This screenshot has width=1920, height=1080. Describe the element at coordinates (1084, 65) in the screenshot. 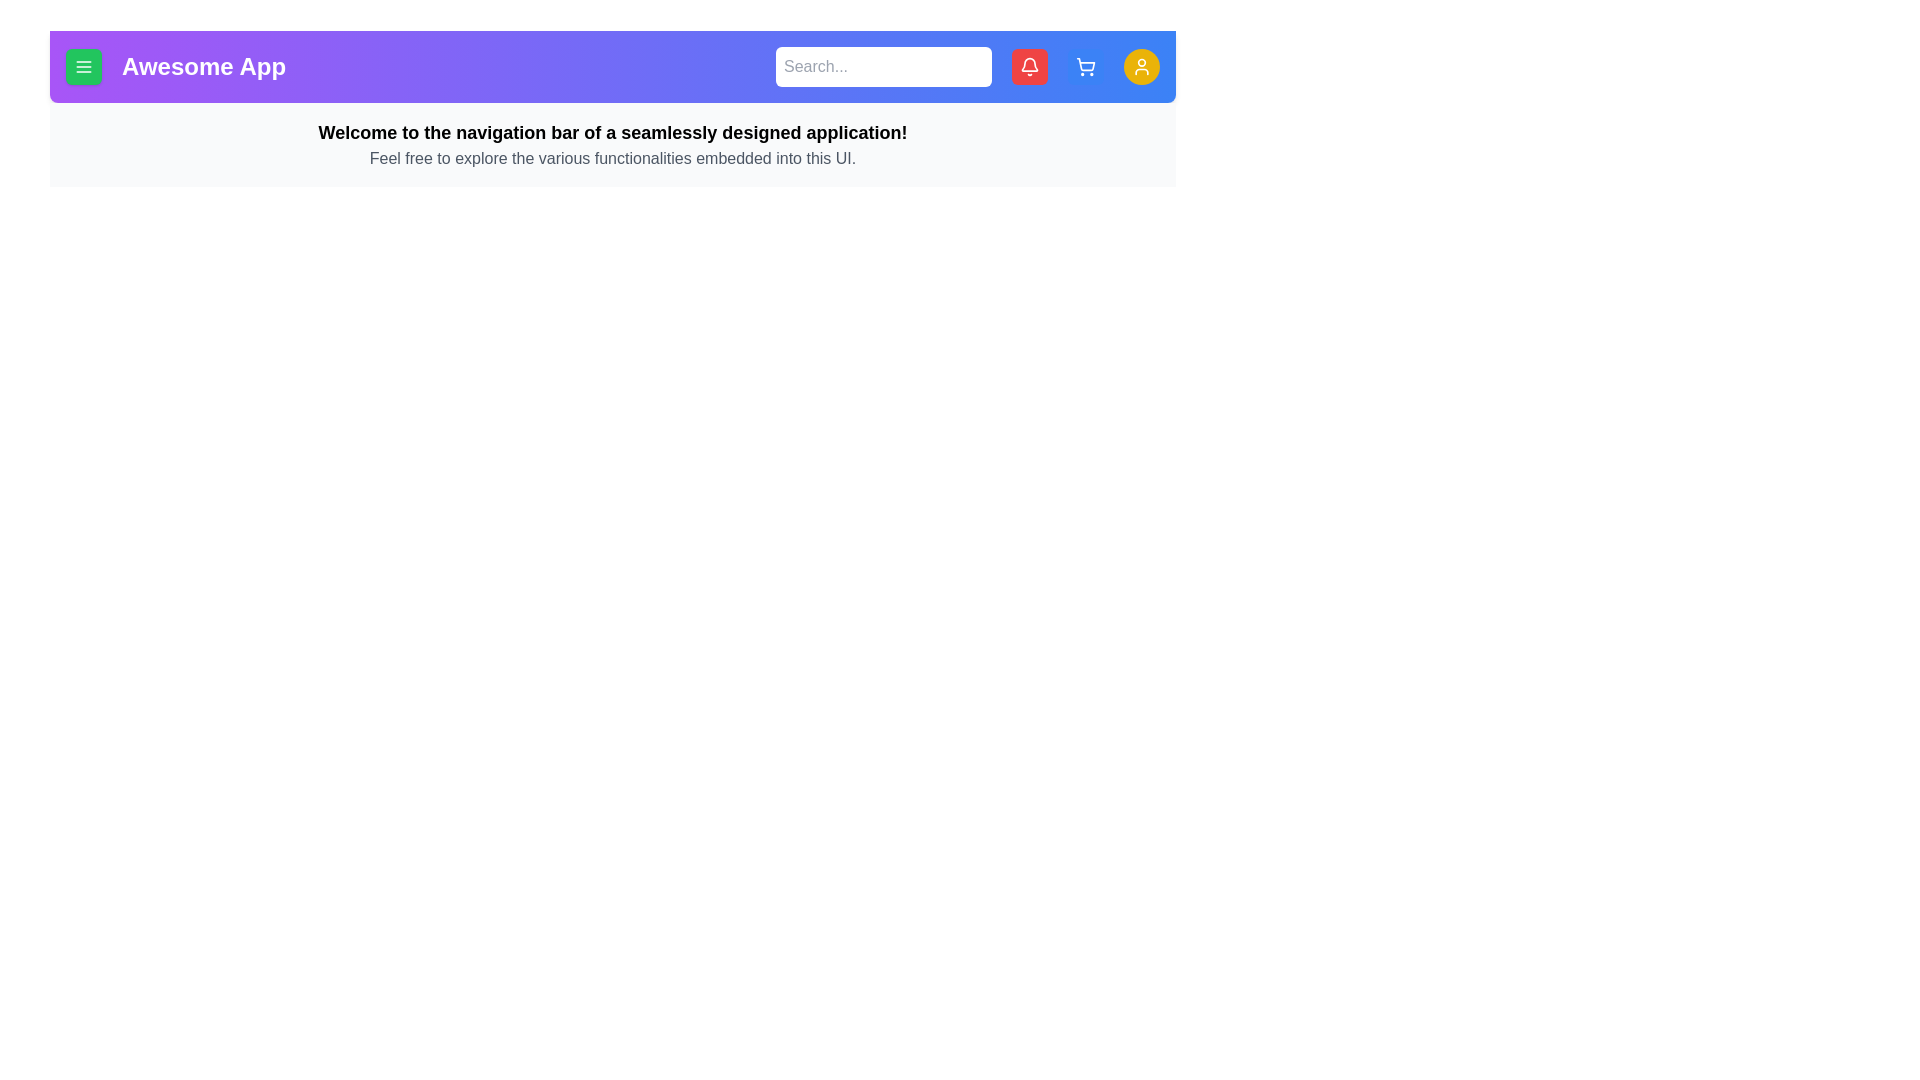

I see `the button with cart to view its hover effect` at that location.